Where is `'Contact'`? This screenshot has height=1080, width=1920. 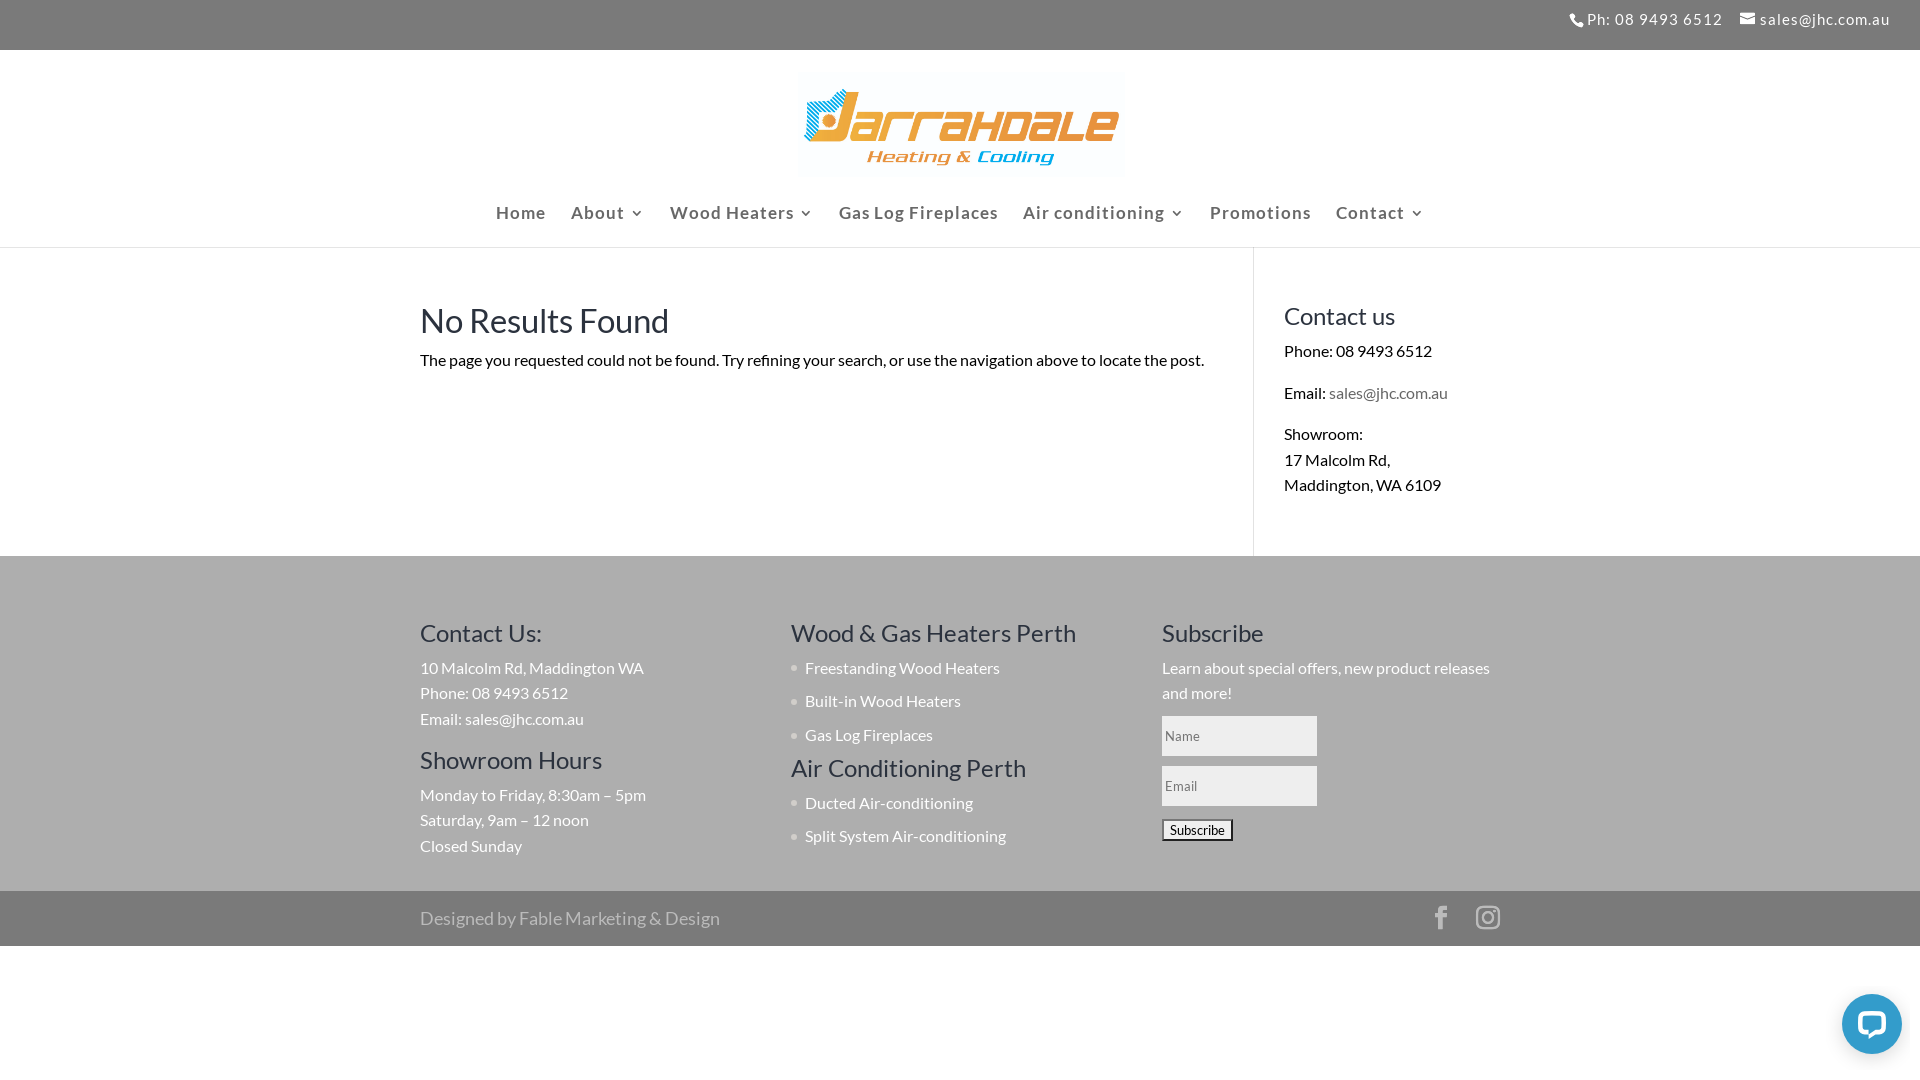
'Contact' is located at coordinates (1379, 225).